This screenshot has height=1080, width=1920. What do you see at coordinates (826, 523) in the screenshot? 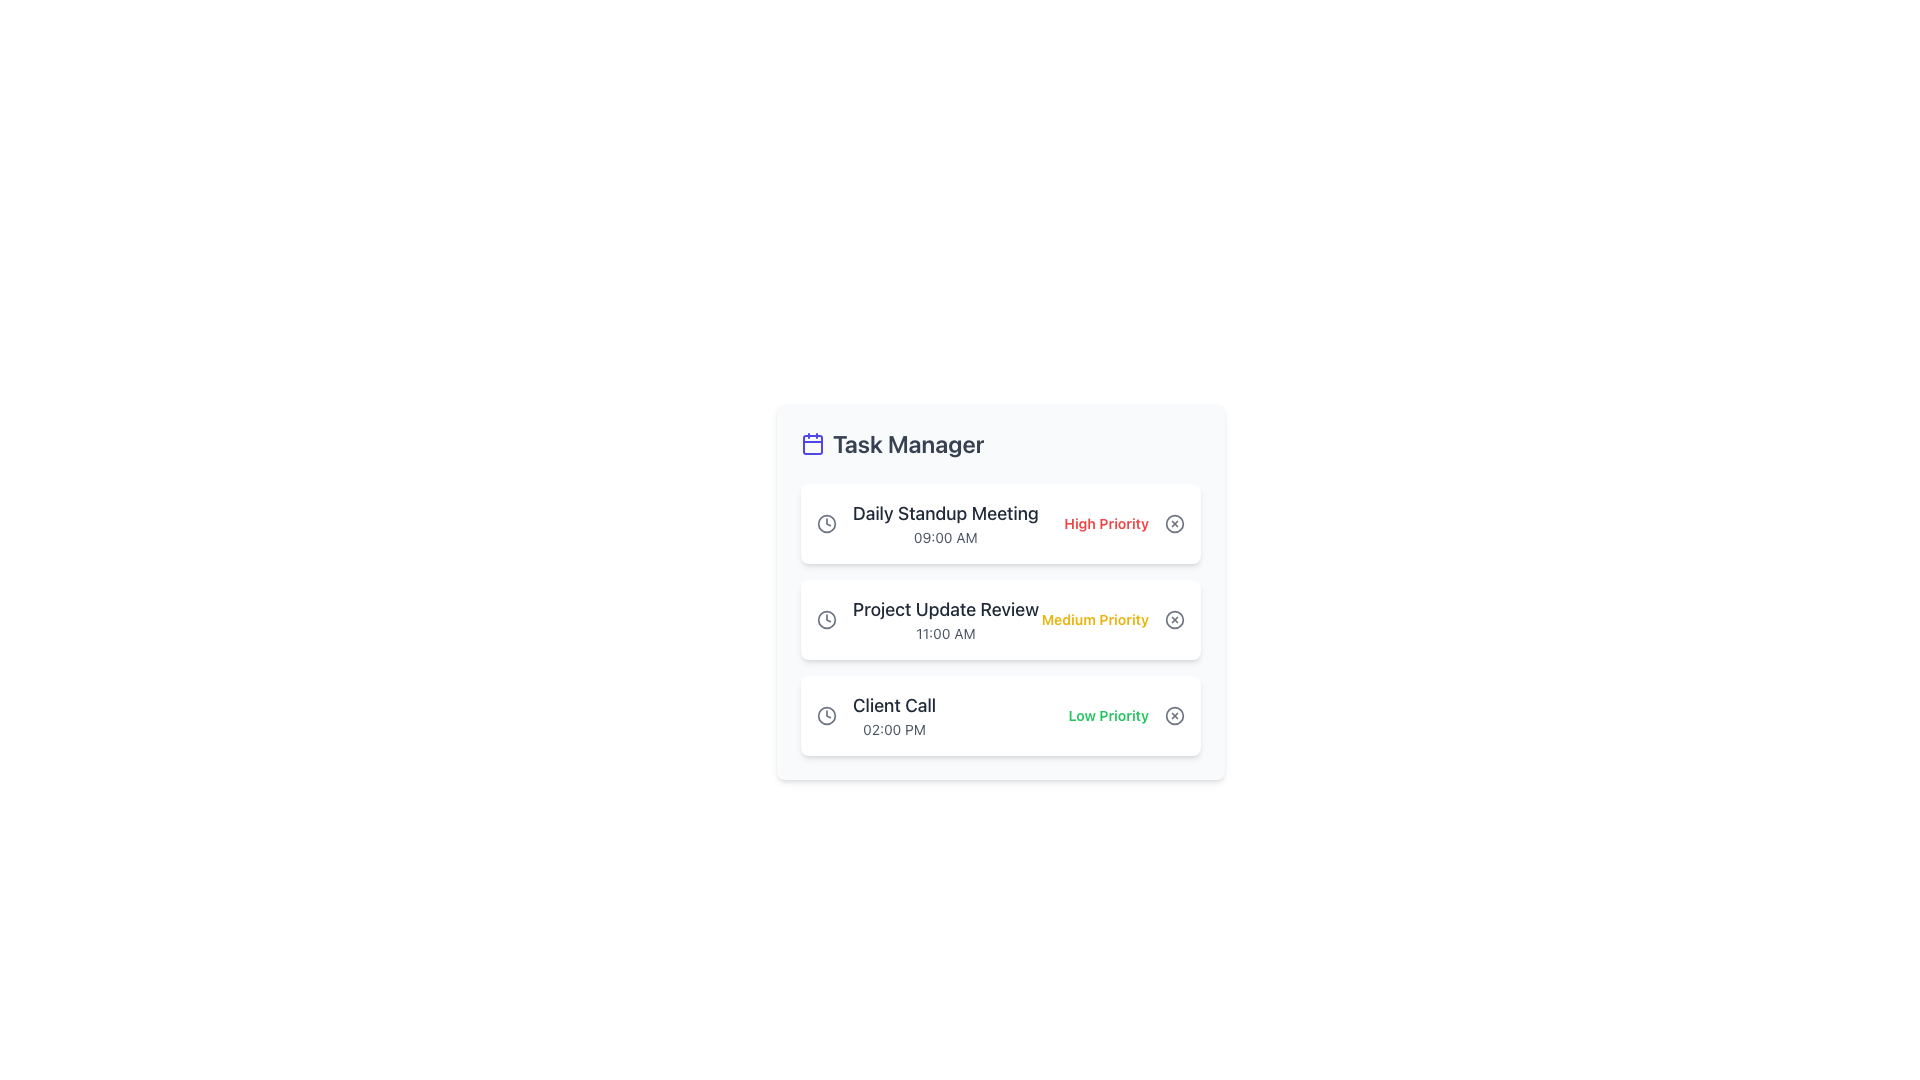
I see `the outer circular part of the clock icon for the 'Daily Standup Meeting' task, which is represented as a Decorative SVG component` at bounding box center [826, 523].